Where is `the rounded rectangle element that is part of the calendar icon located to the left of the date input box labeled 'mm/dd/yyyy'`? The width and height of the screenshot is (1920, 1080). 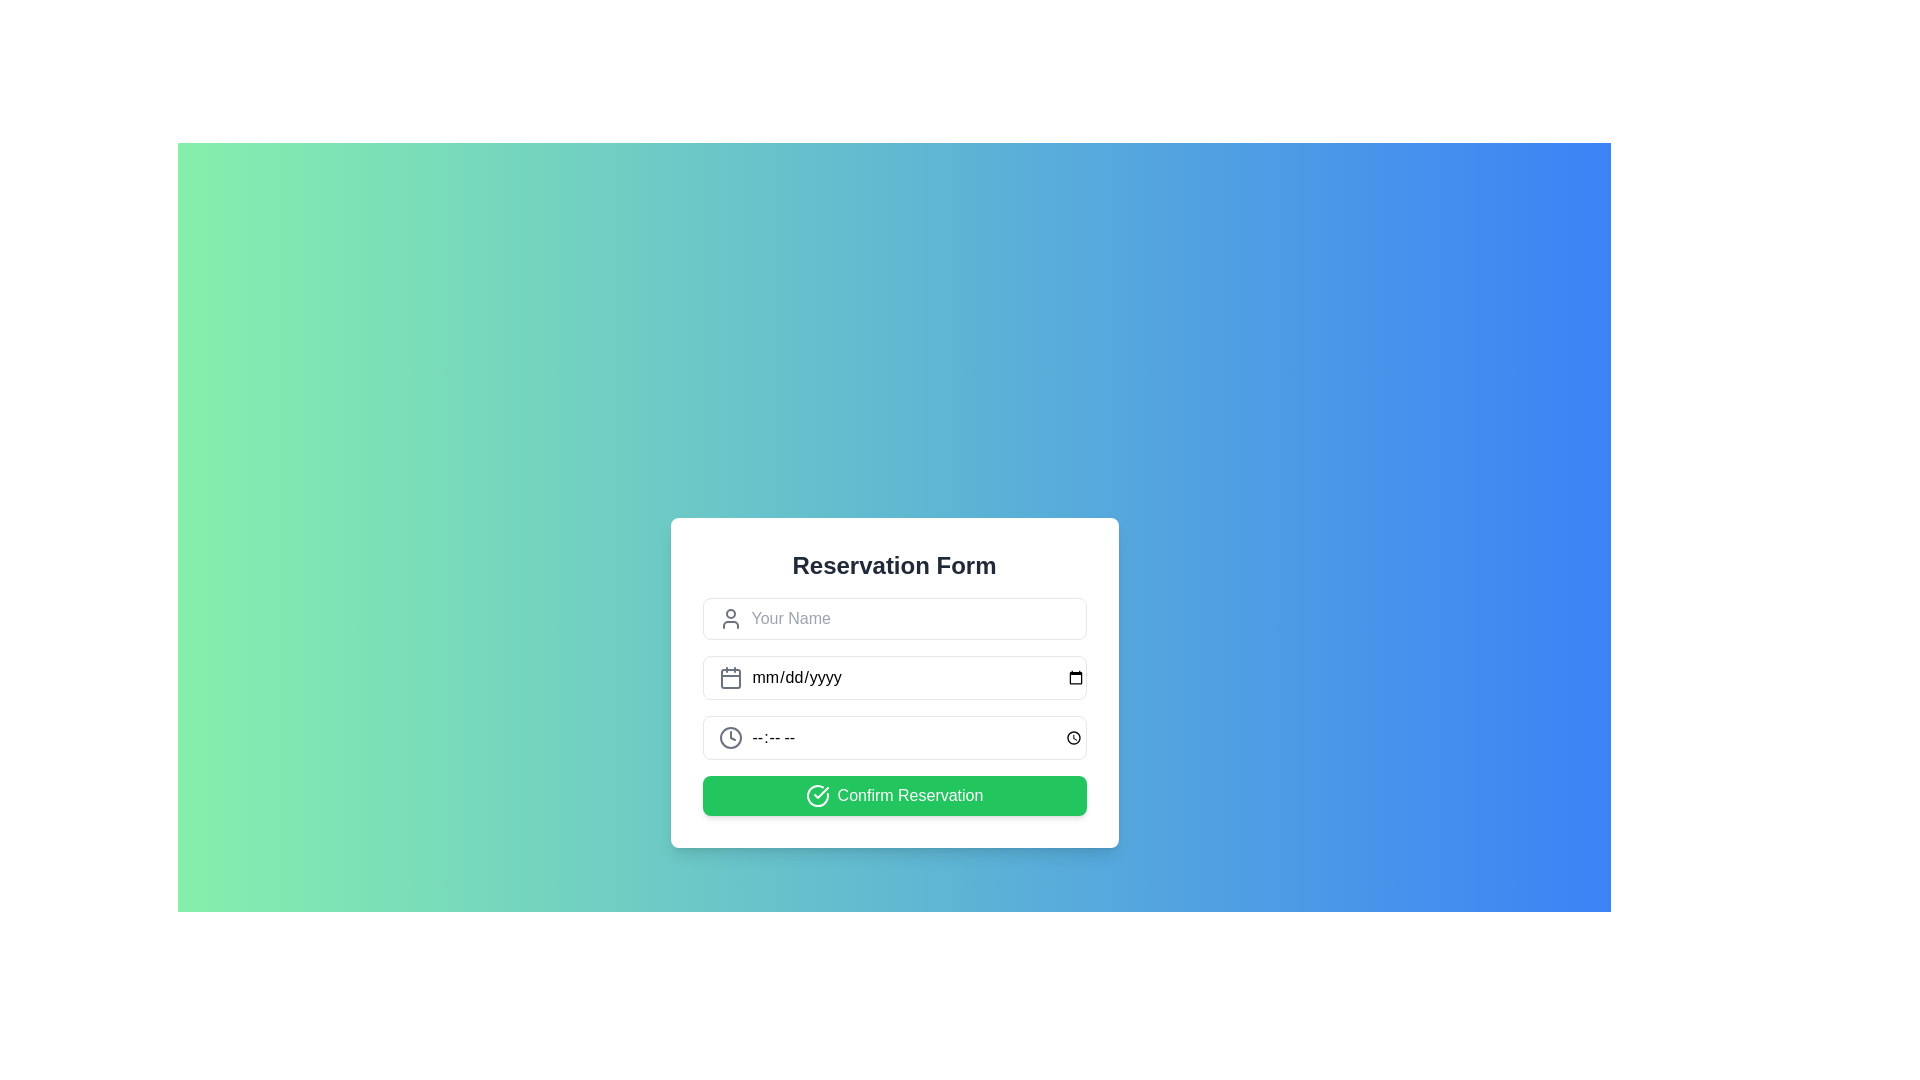 the rounded rectangle element that is part of the calendar icon located to the left of the date input box labeled 'mm/dd/yyyy' is located at coordinates (729, 677).